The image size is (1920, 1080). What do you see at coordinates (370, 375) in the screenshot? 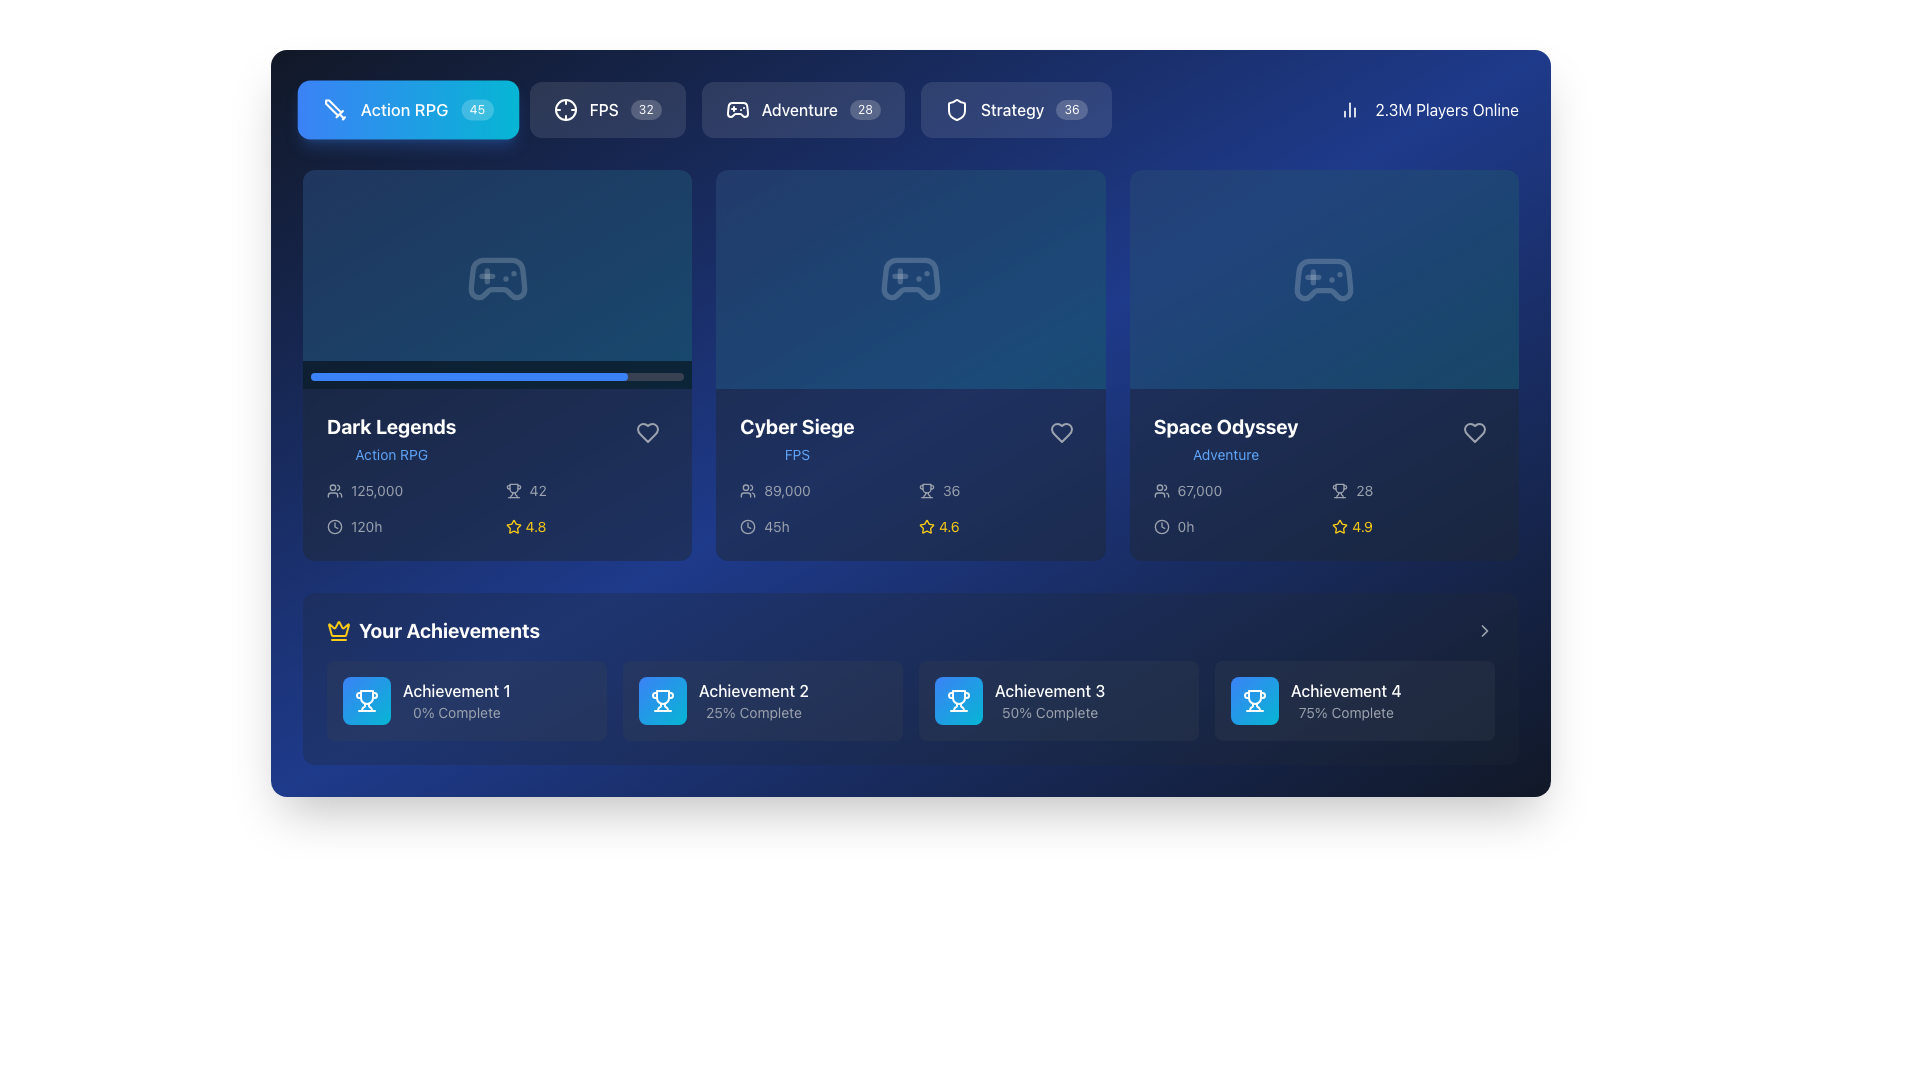
I see `the progress bar` at bounding box center [370, 375].